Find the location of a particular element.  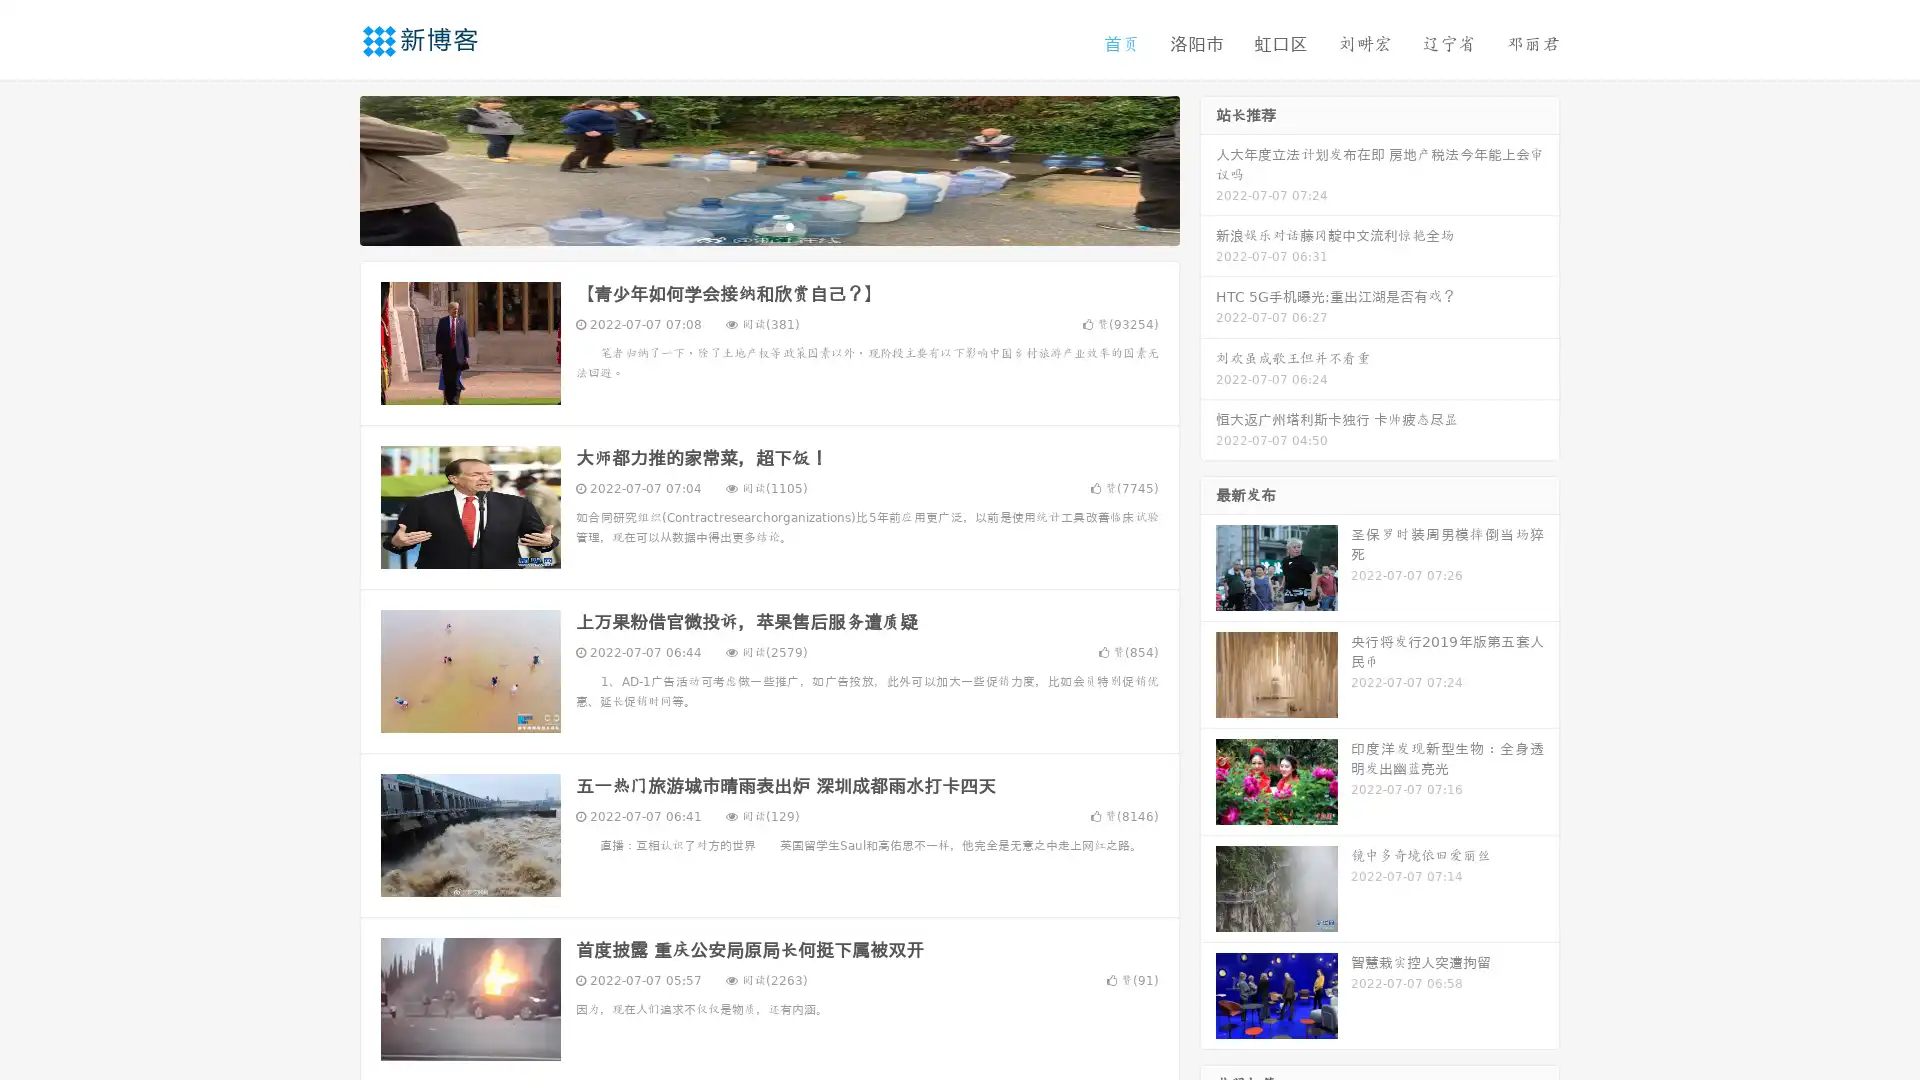

Next slide is located at coordinates (1208, 168).